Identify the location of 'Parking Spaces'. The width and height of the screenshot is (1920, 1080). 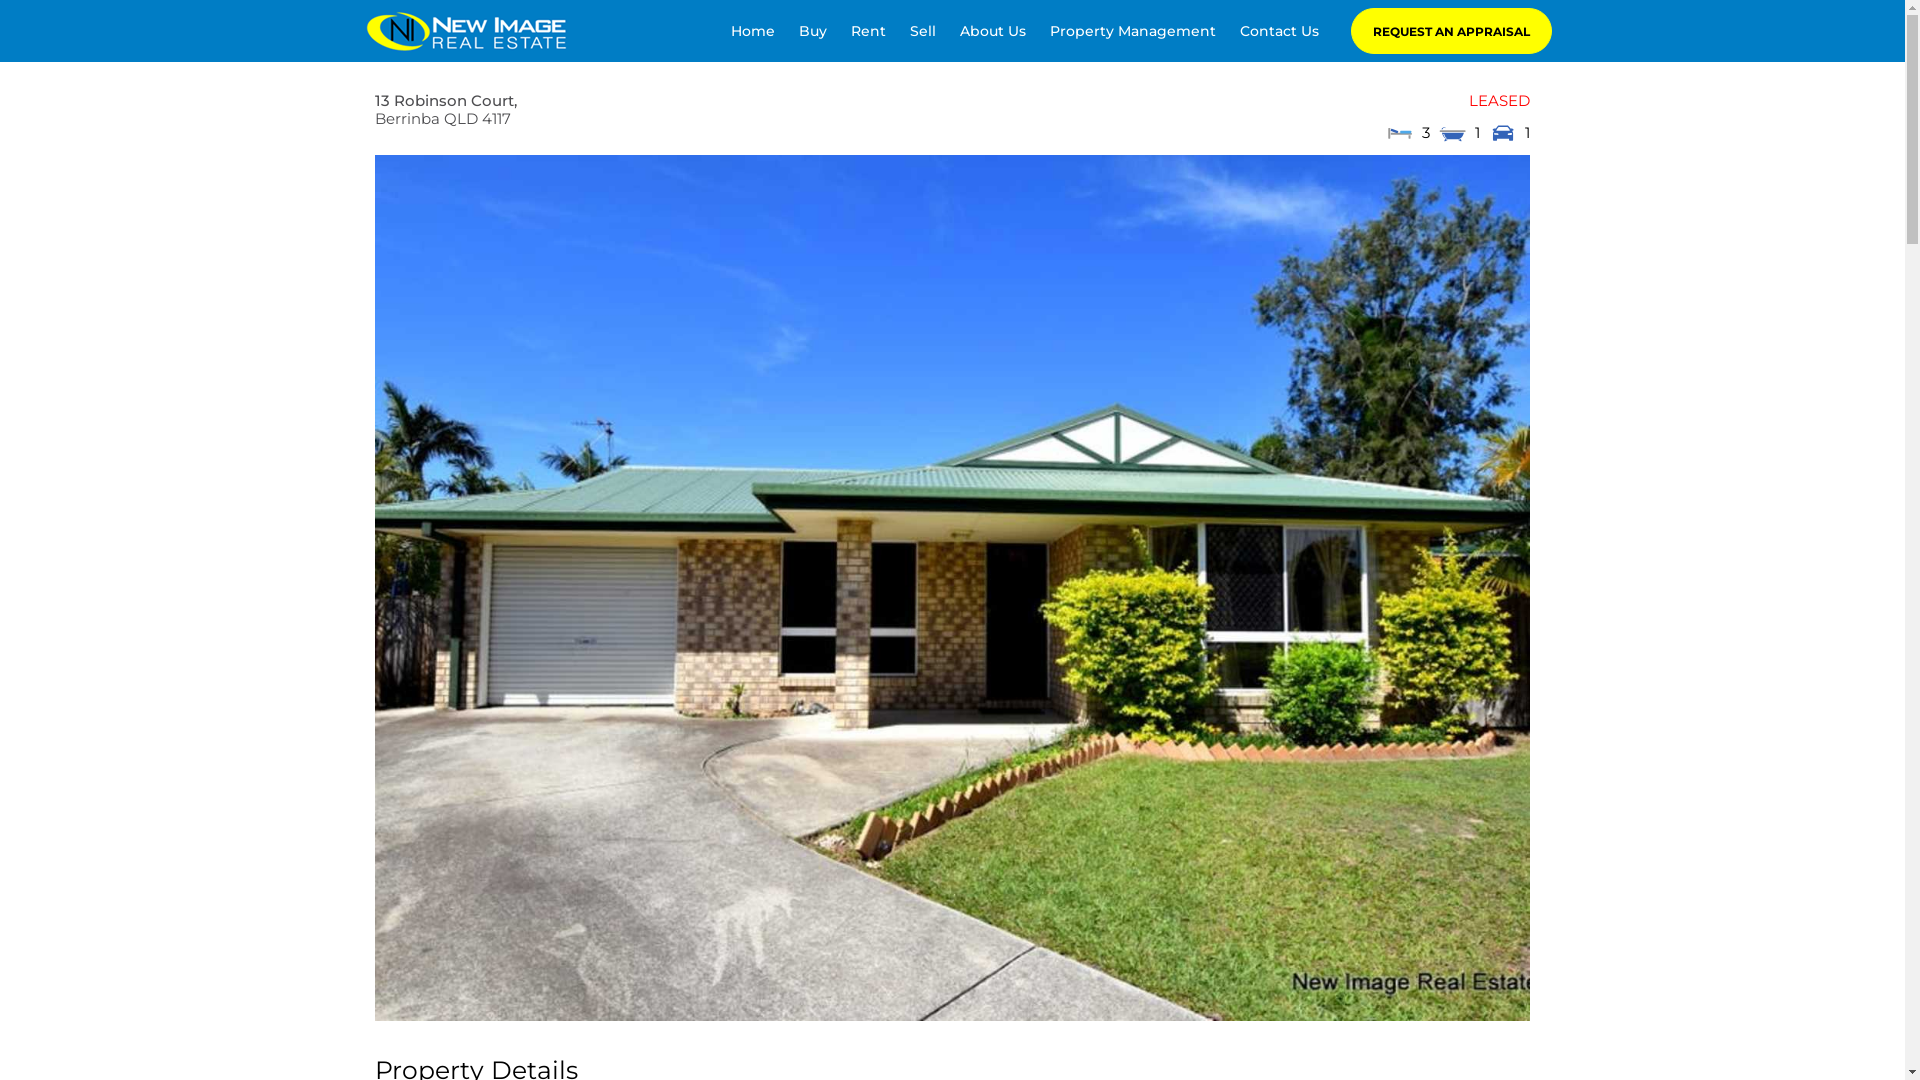
(1502, 132).